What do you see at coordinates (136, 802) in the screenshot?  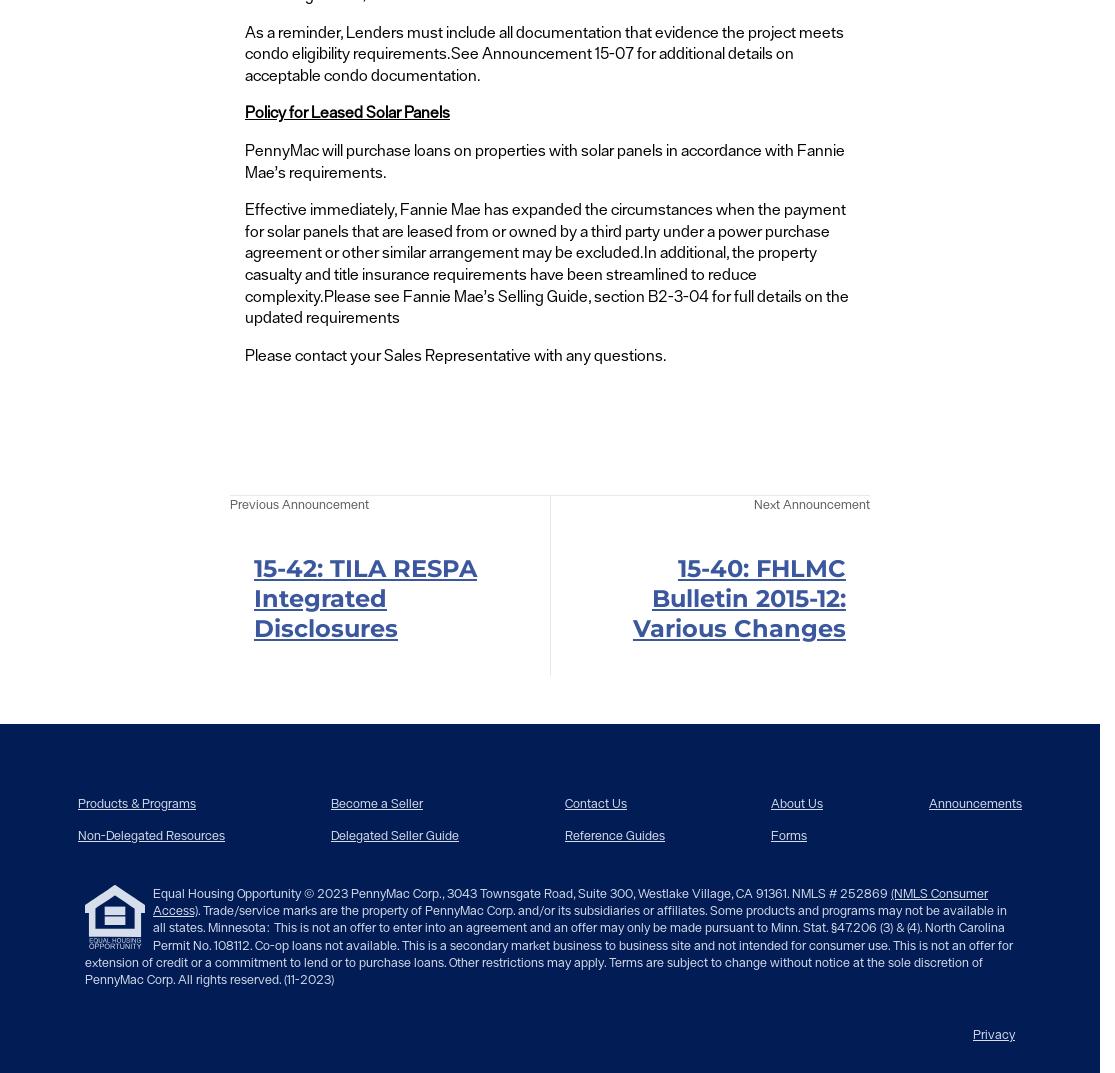 I see `'Products & Programs'` at bounding box center [136, 802].